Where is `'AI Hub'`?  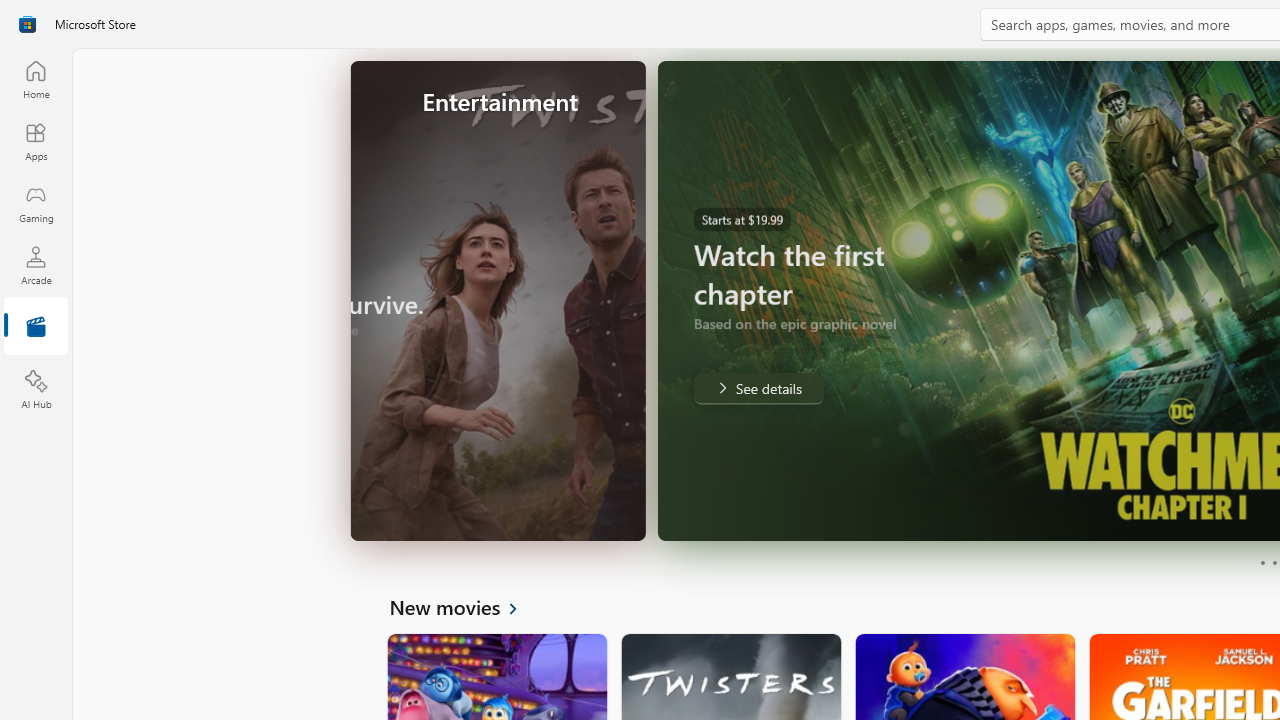 'AI Hub' is located at coordinates (35, 390).